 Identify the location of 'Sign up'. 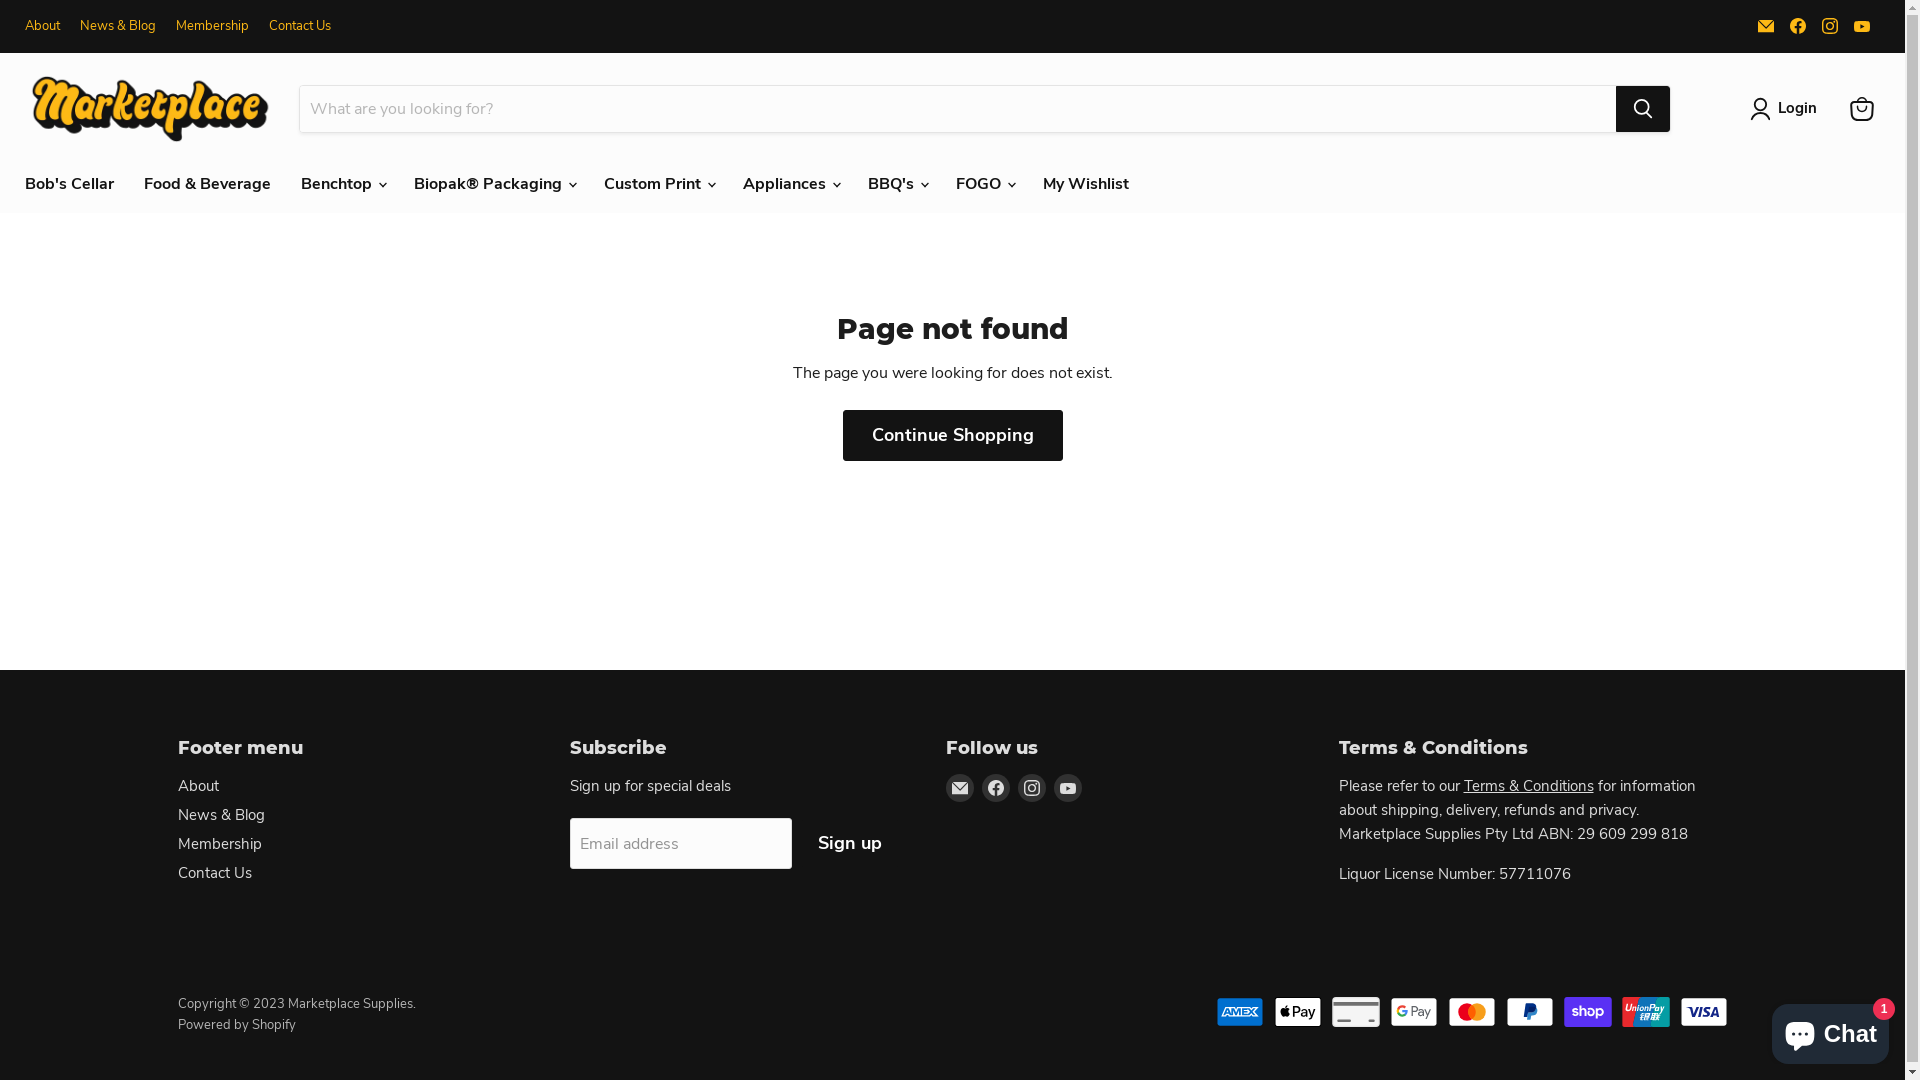
(849, 843).